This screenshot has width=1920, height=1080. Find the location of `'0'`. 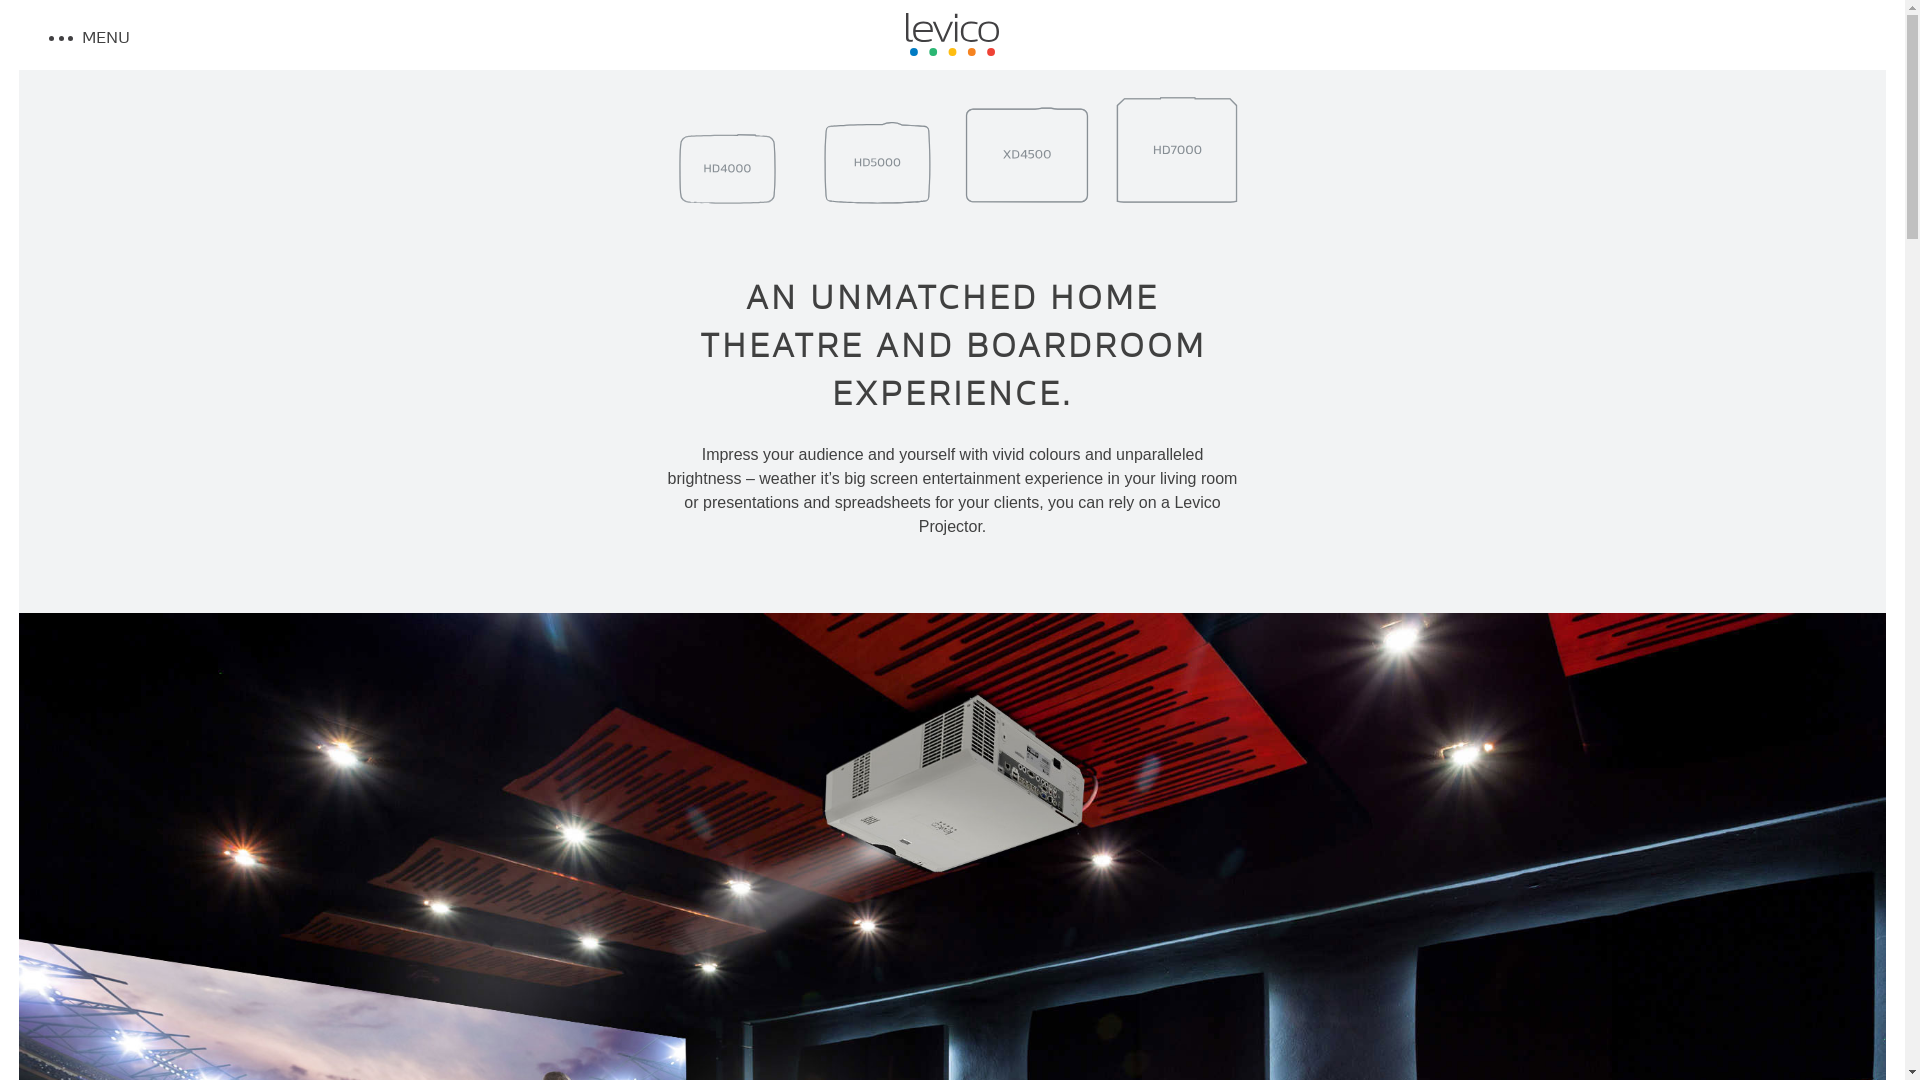

'0' is located at coordinates (877, 155).